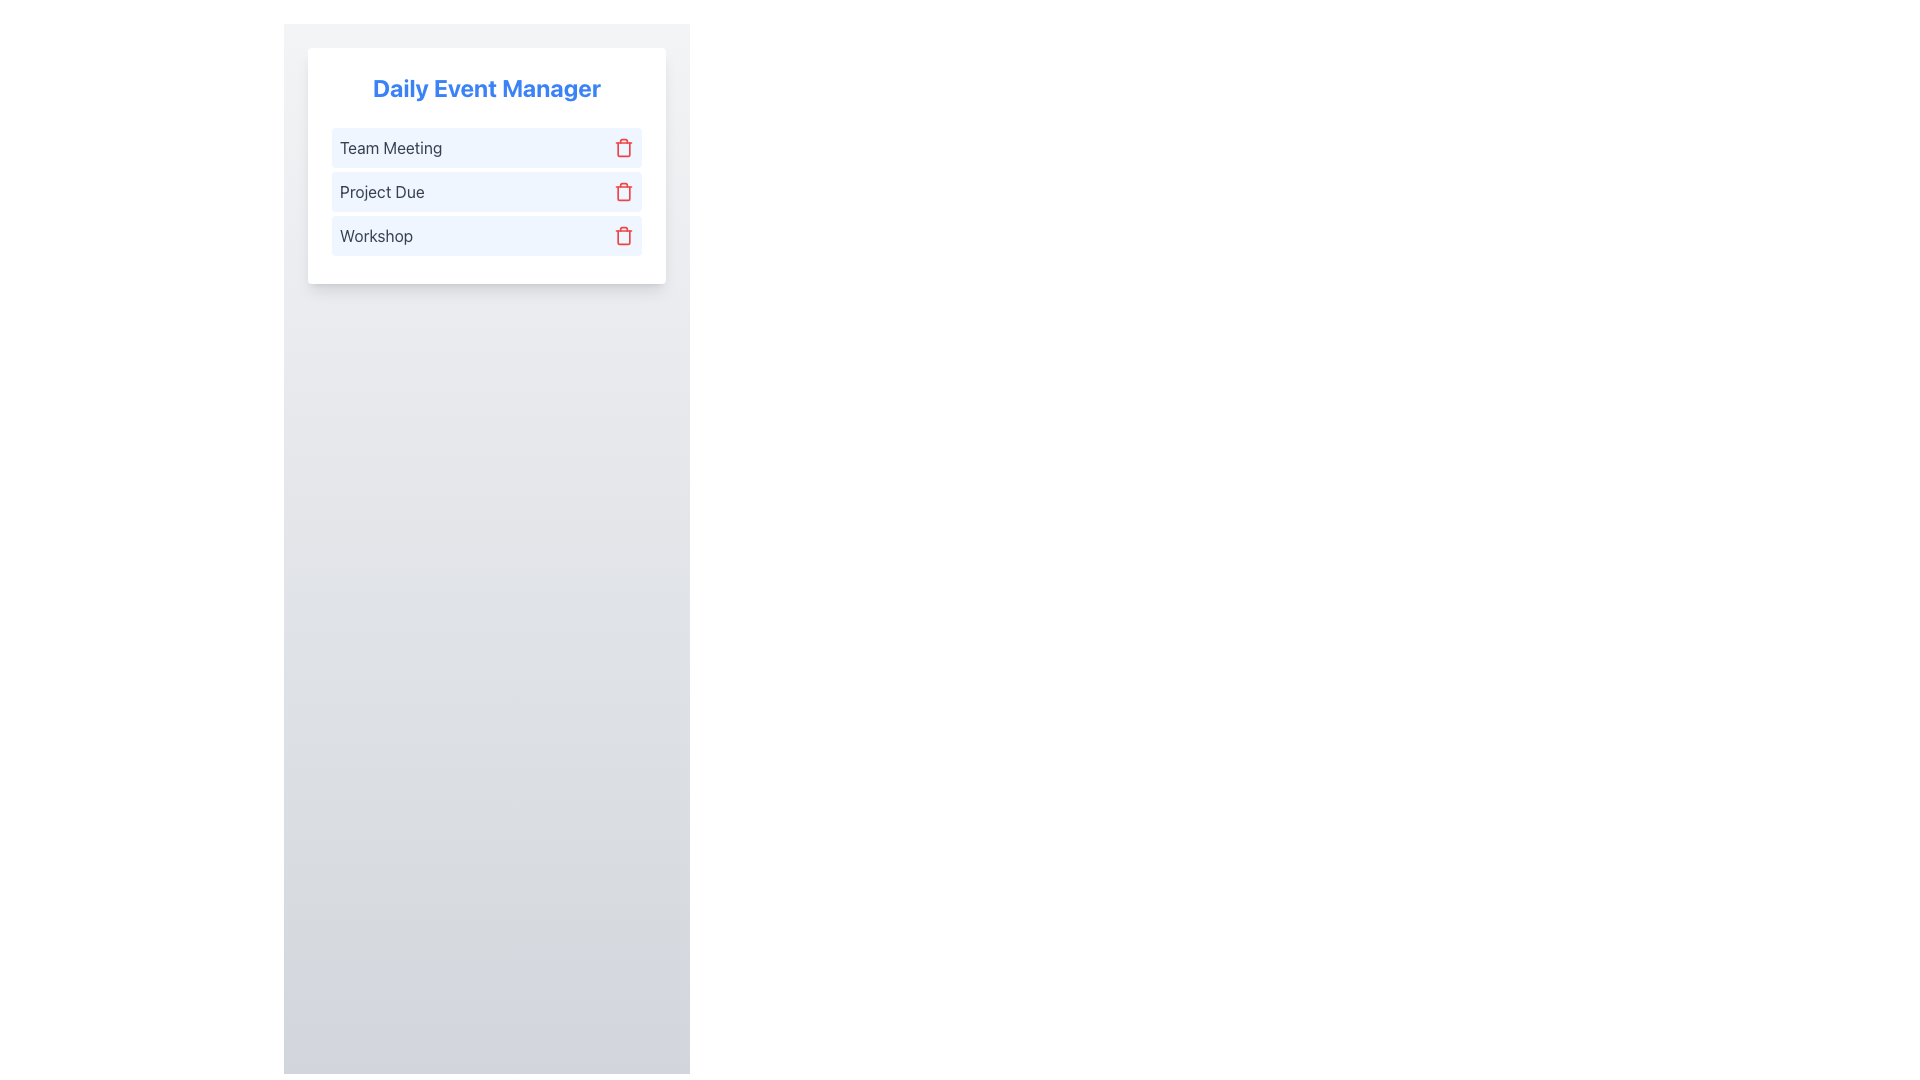 The width and height of the screenshot is (1920, 1080). I want to click on the 'Project Due' text label, which is styled in gray text on a blue background, located in the second item of the vertical list under 'Daily Event Manager', so click(382, 192).